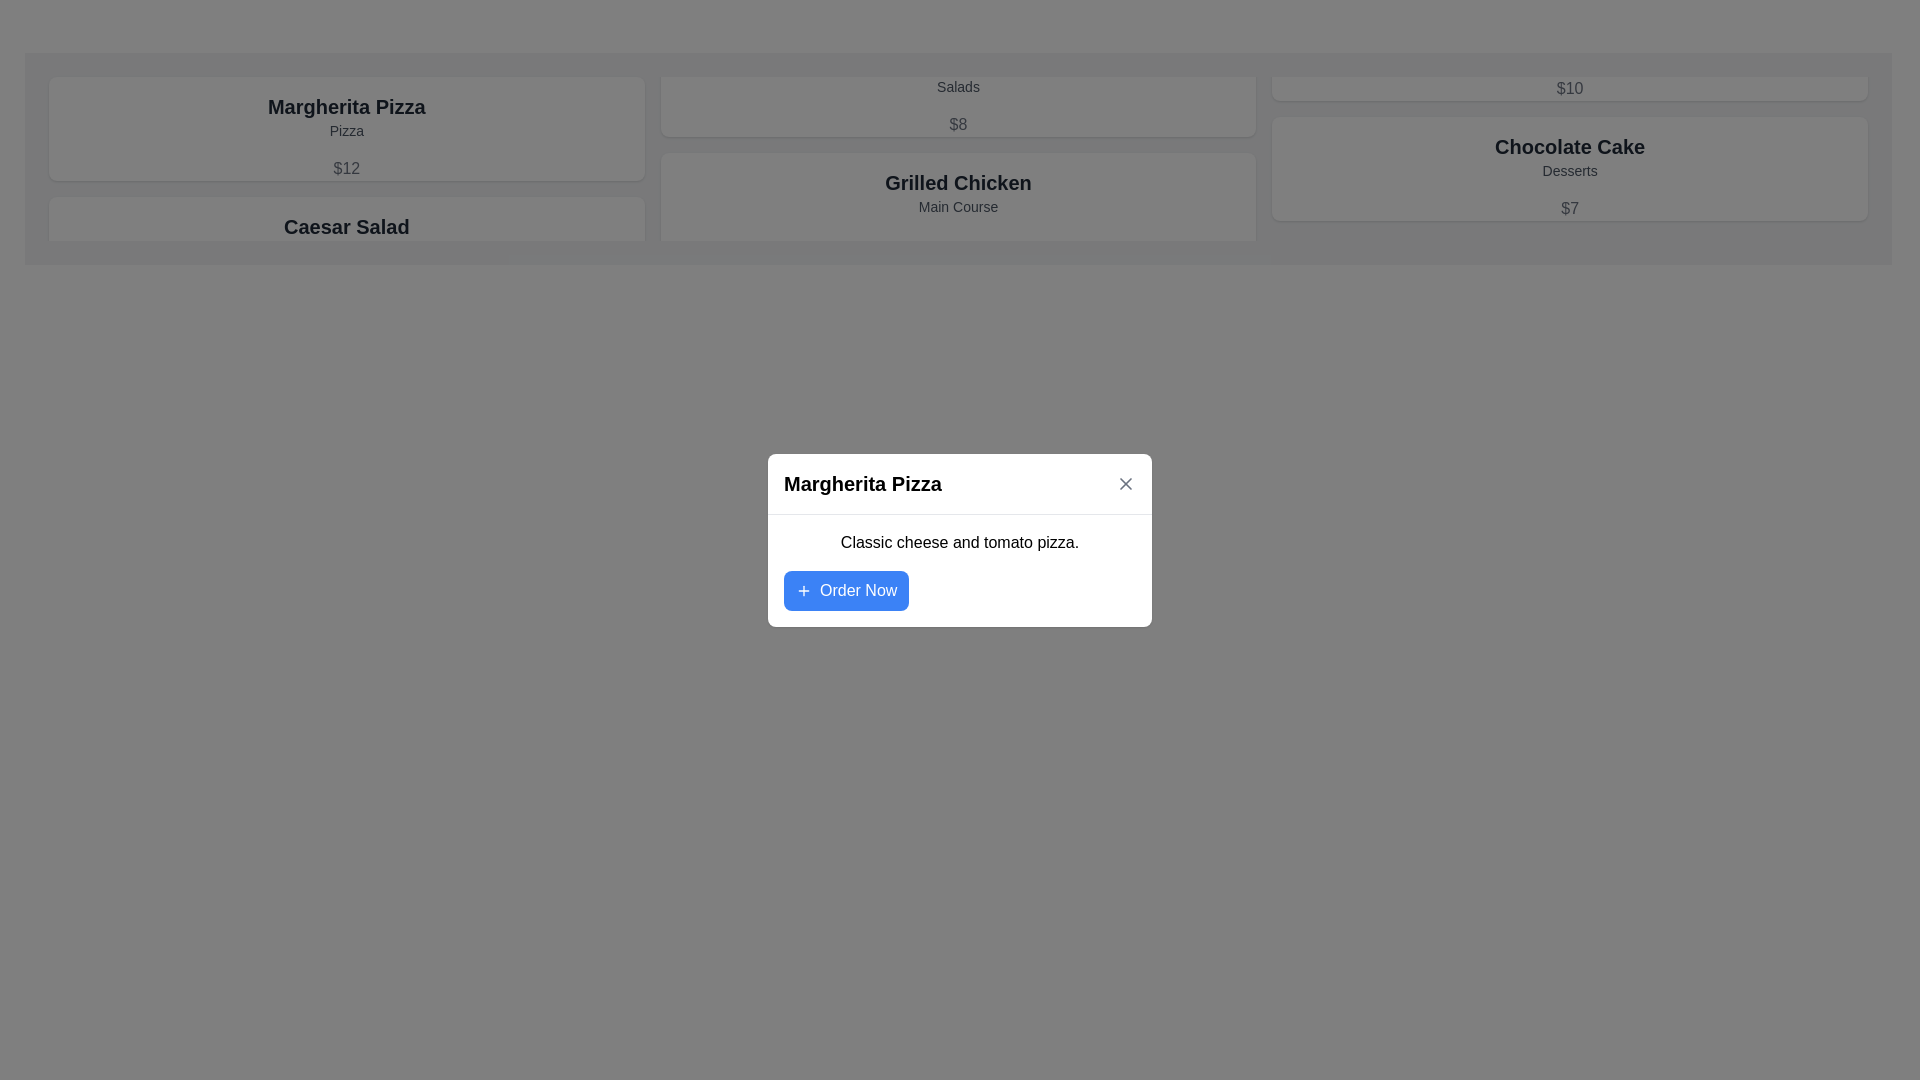 This screenshot has width=1920, height=1080. Describe the element at coordinates (1569, 208) in the screenshot. I see `the static text label displaying the price '$7' at the bottom of the card layout for 'Chocolate Cake' located in the top-right area of the page` at that location.